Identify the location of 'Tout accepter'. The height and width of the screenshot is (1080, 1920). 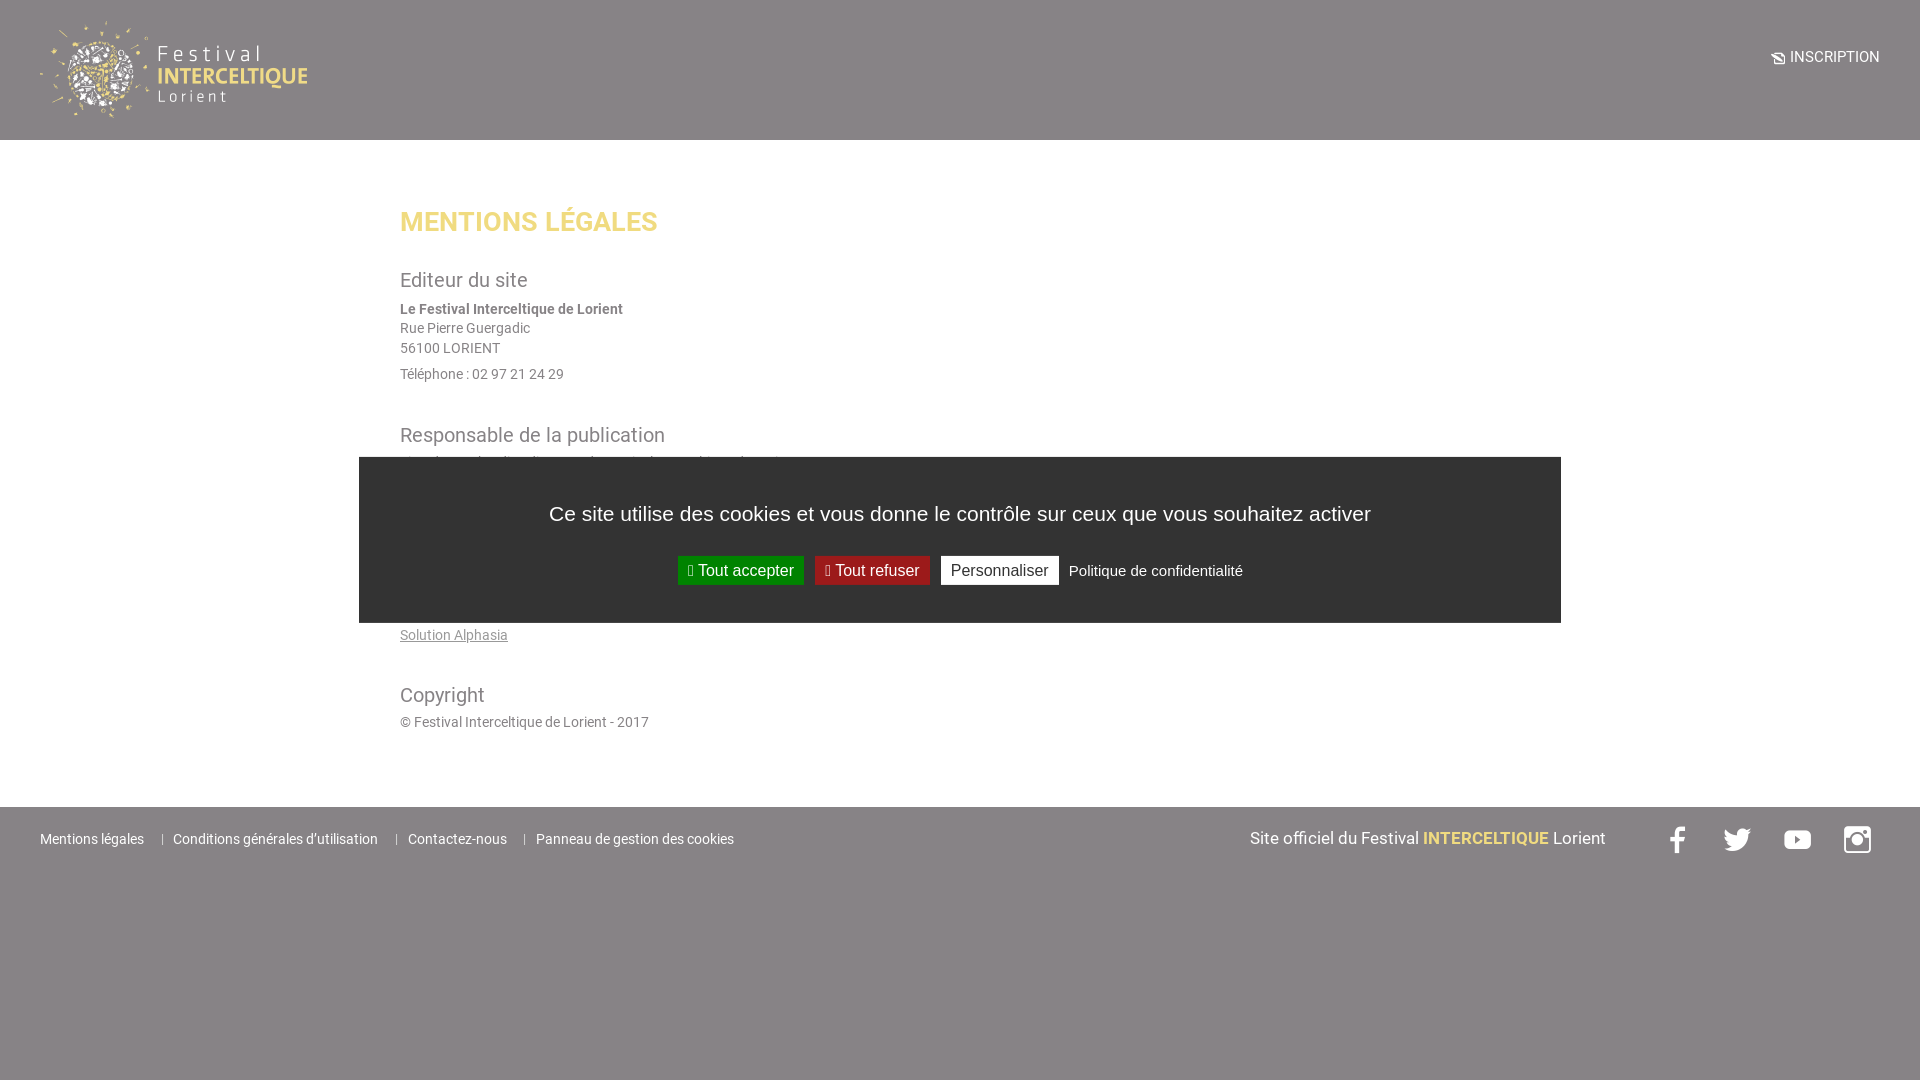
(677, 570).